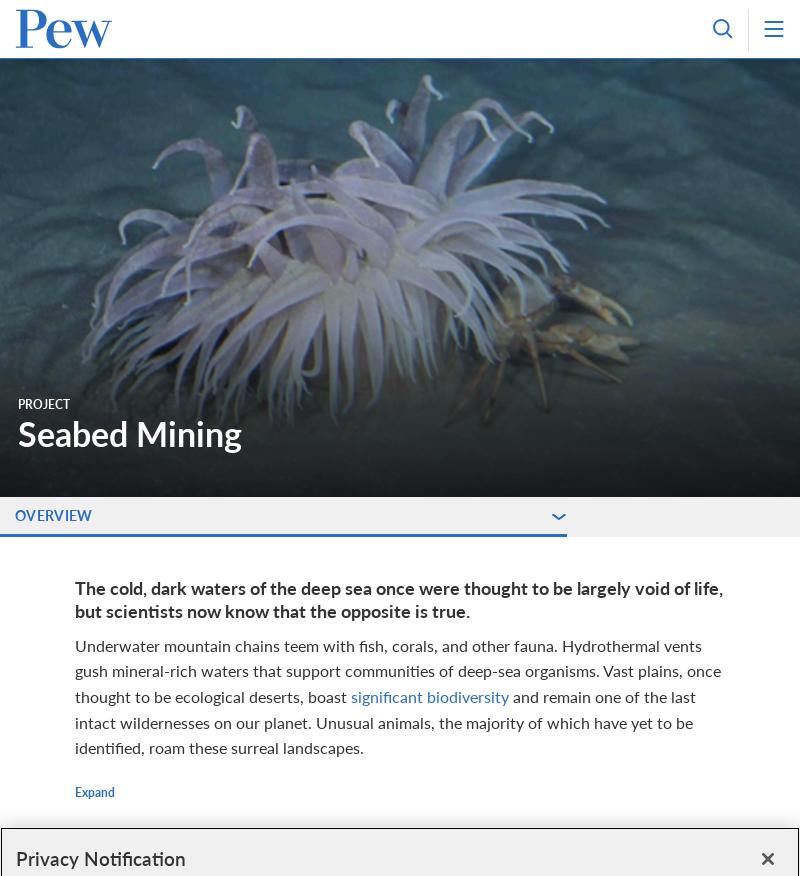 This screenshot has height=876, width=800. What do you see at coordinates (96, 324) in the screenshot?
I see `'Get Involved'` at bounding box center [96, 324].